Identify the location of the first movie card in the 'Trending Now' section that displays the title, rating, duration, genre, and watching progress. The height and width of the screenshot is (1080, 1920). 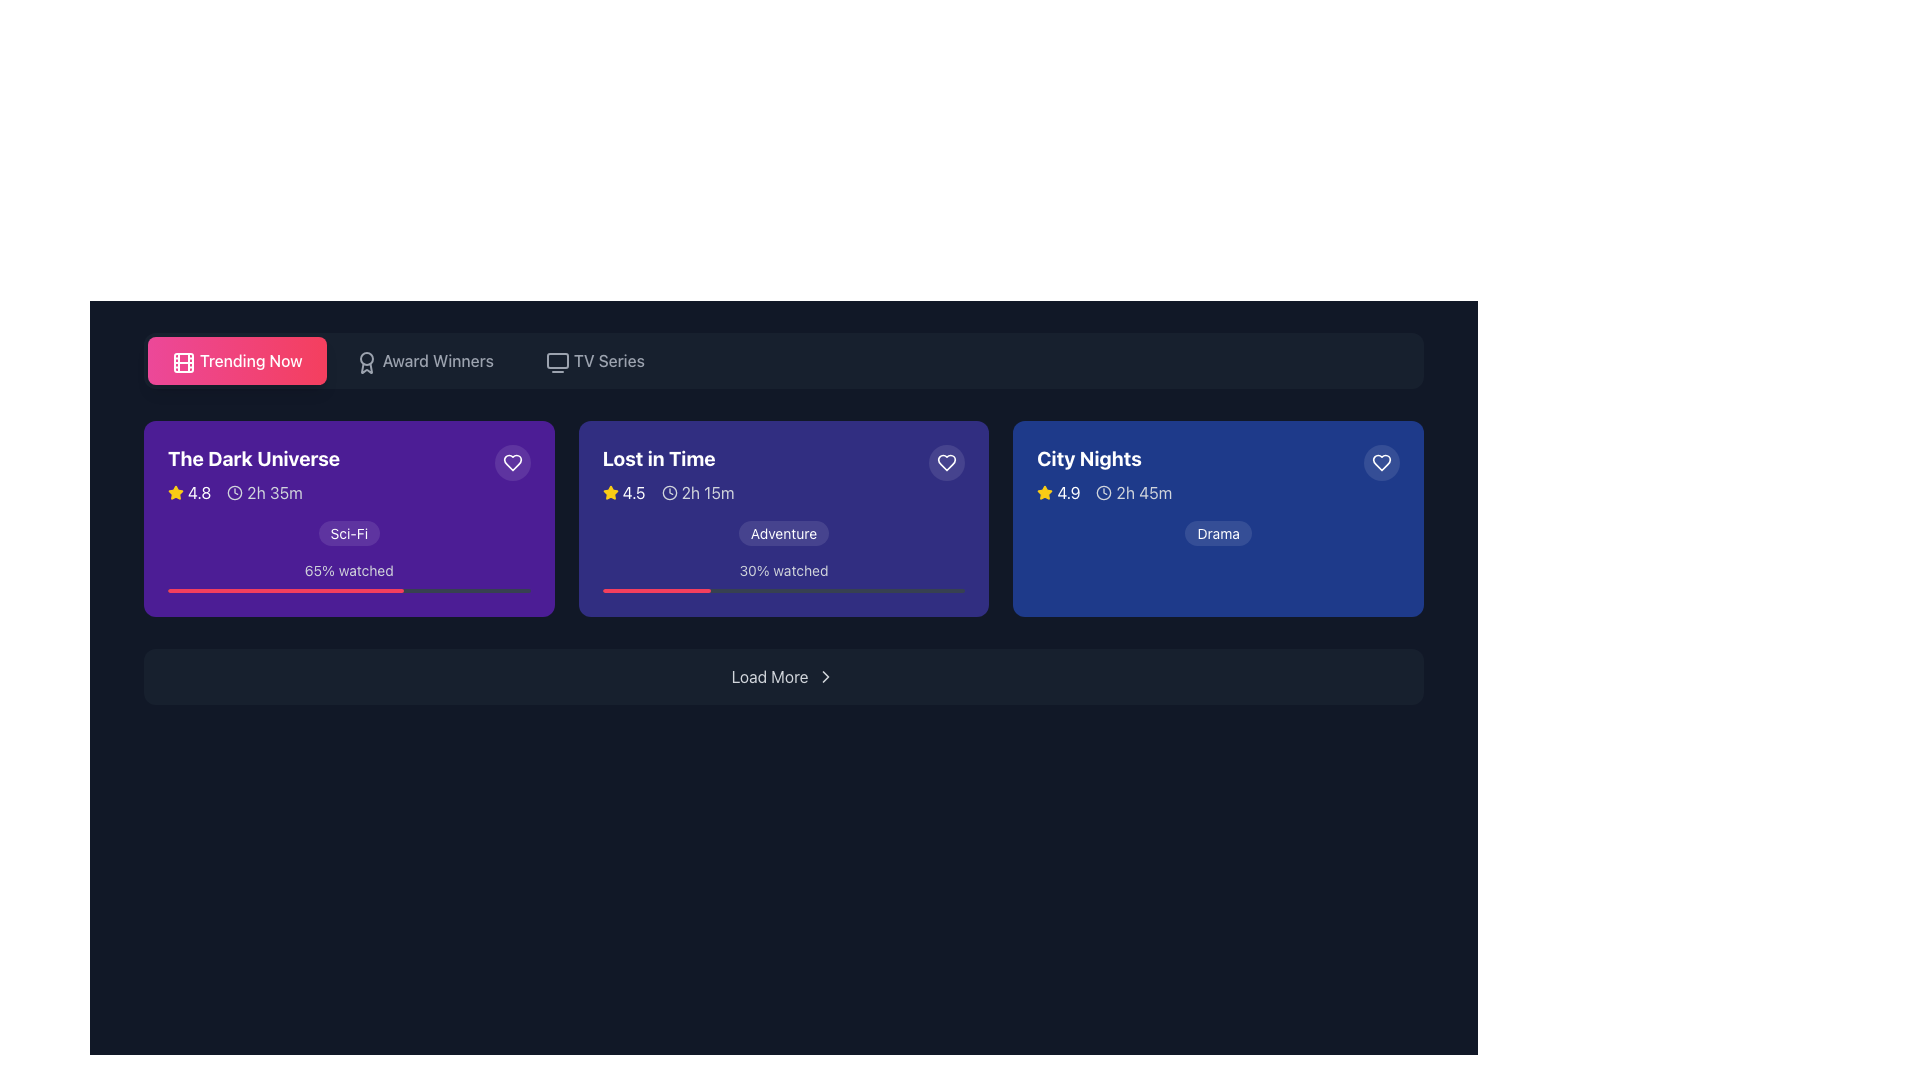
(349, 518).